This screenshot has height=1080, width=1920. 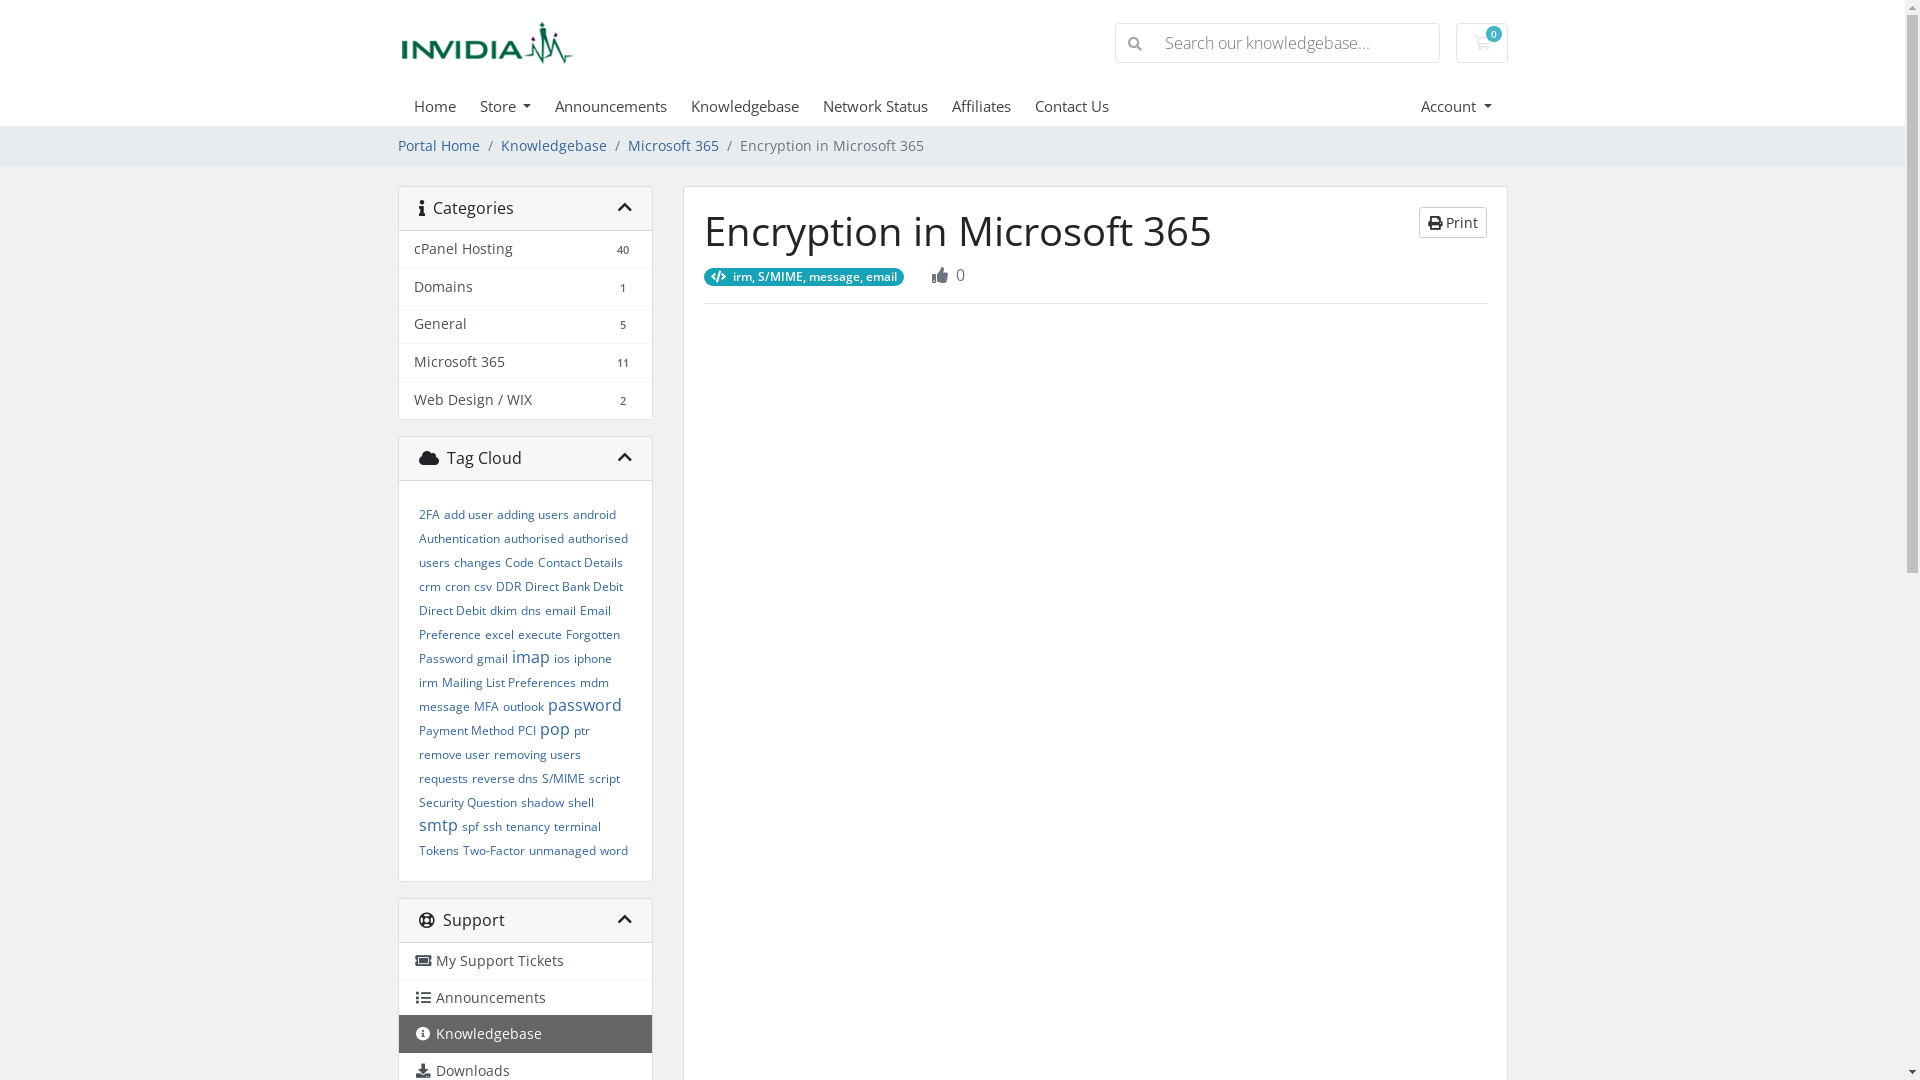 What do you see at coordinates (464, 730) in the screenshot?
I see `'Payment Method'` at bounding box center [464, 730].